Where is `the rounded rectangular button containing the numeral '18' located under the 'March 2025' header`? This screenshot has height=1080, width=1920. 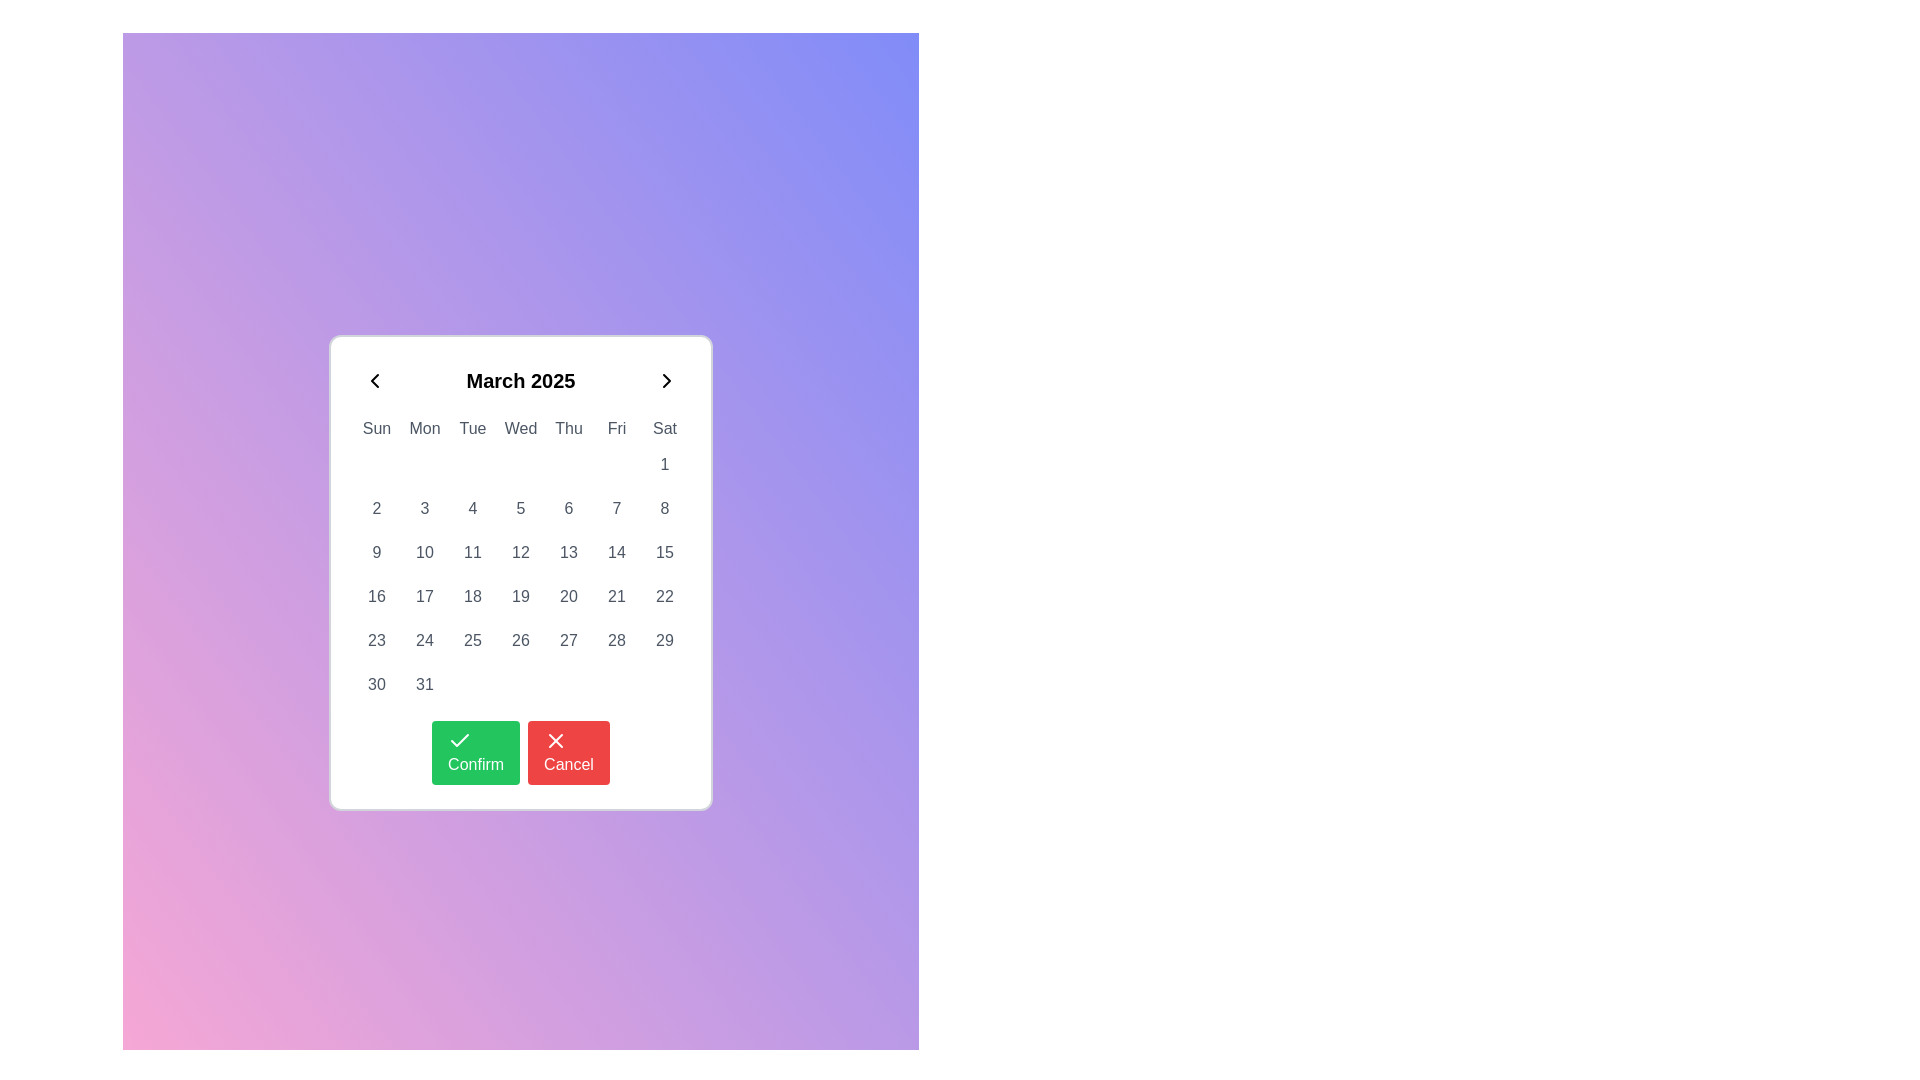
the rounded rectangular button containing the numeral '18' located under the 'March 2025' header is located at coordinates (472, 596).